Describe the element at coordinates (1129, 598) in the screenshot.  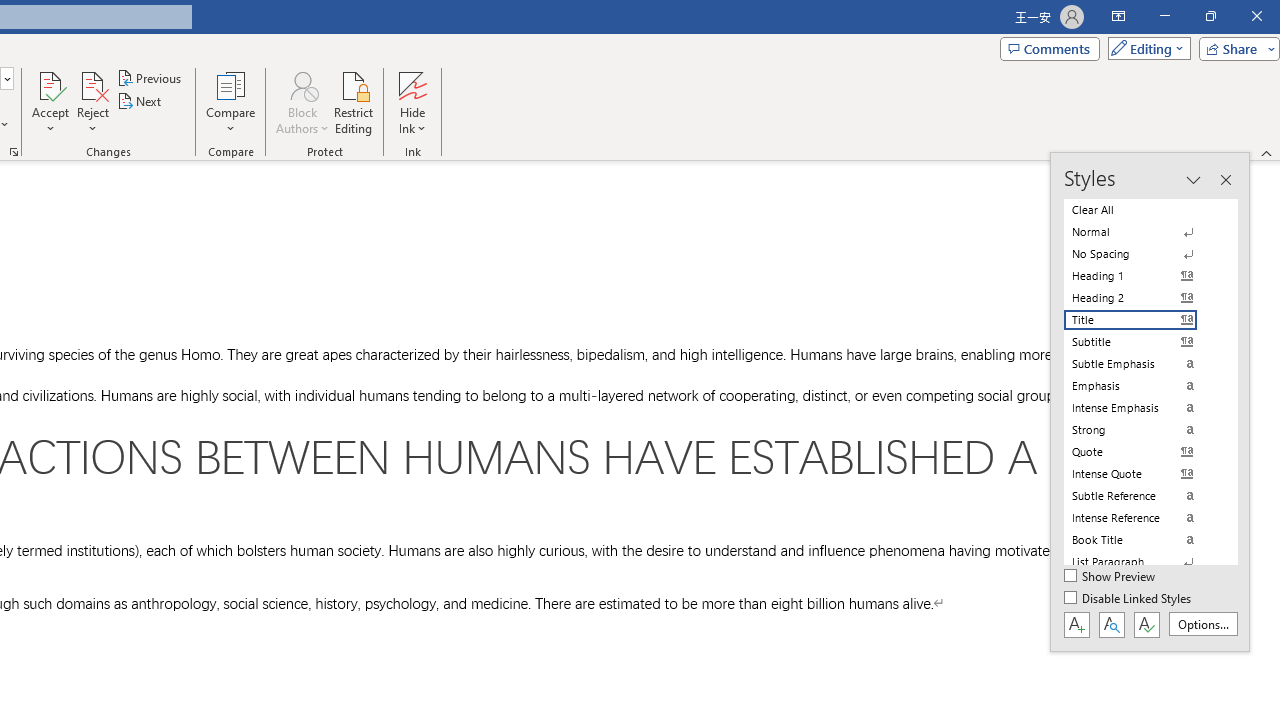
I see `'Disable Linked Styles'` at that location.